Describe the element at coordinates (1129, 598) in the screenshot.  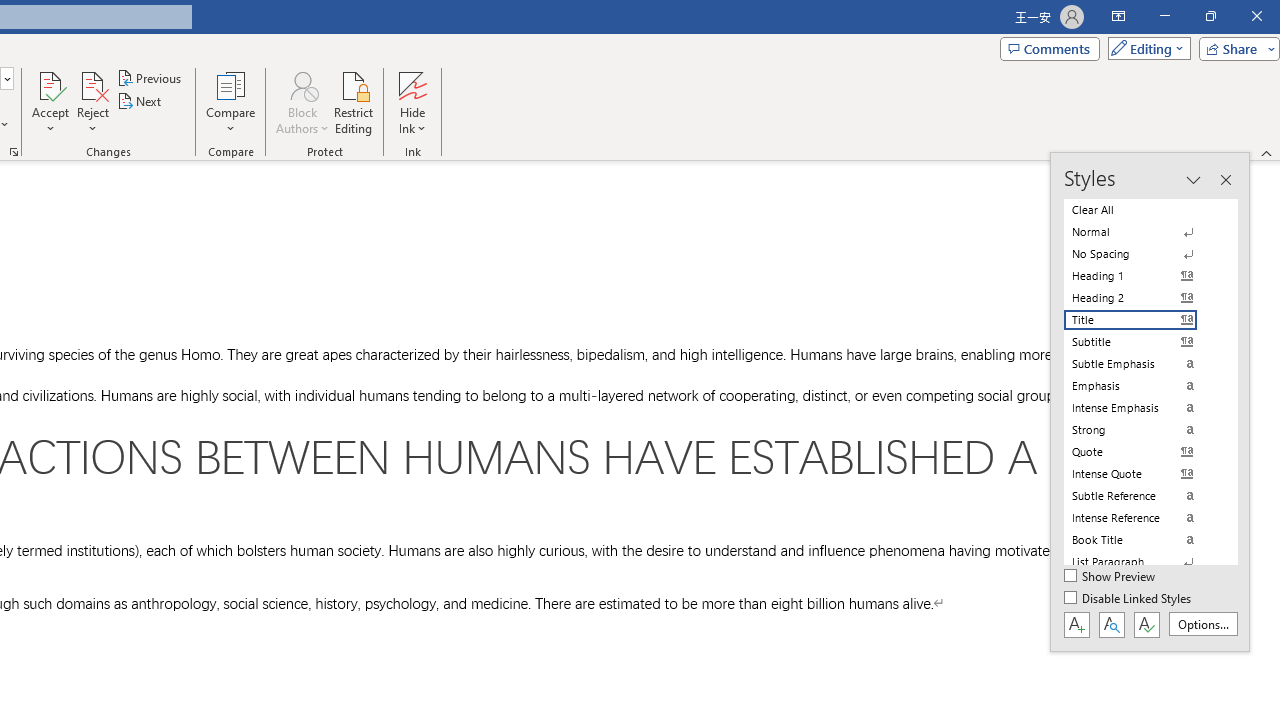
I see `'Disable Linked Styles'` at that location.